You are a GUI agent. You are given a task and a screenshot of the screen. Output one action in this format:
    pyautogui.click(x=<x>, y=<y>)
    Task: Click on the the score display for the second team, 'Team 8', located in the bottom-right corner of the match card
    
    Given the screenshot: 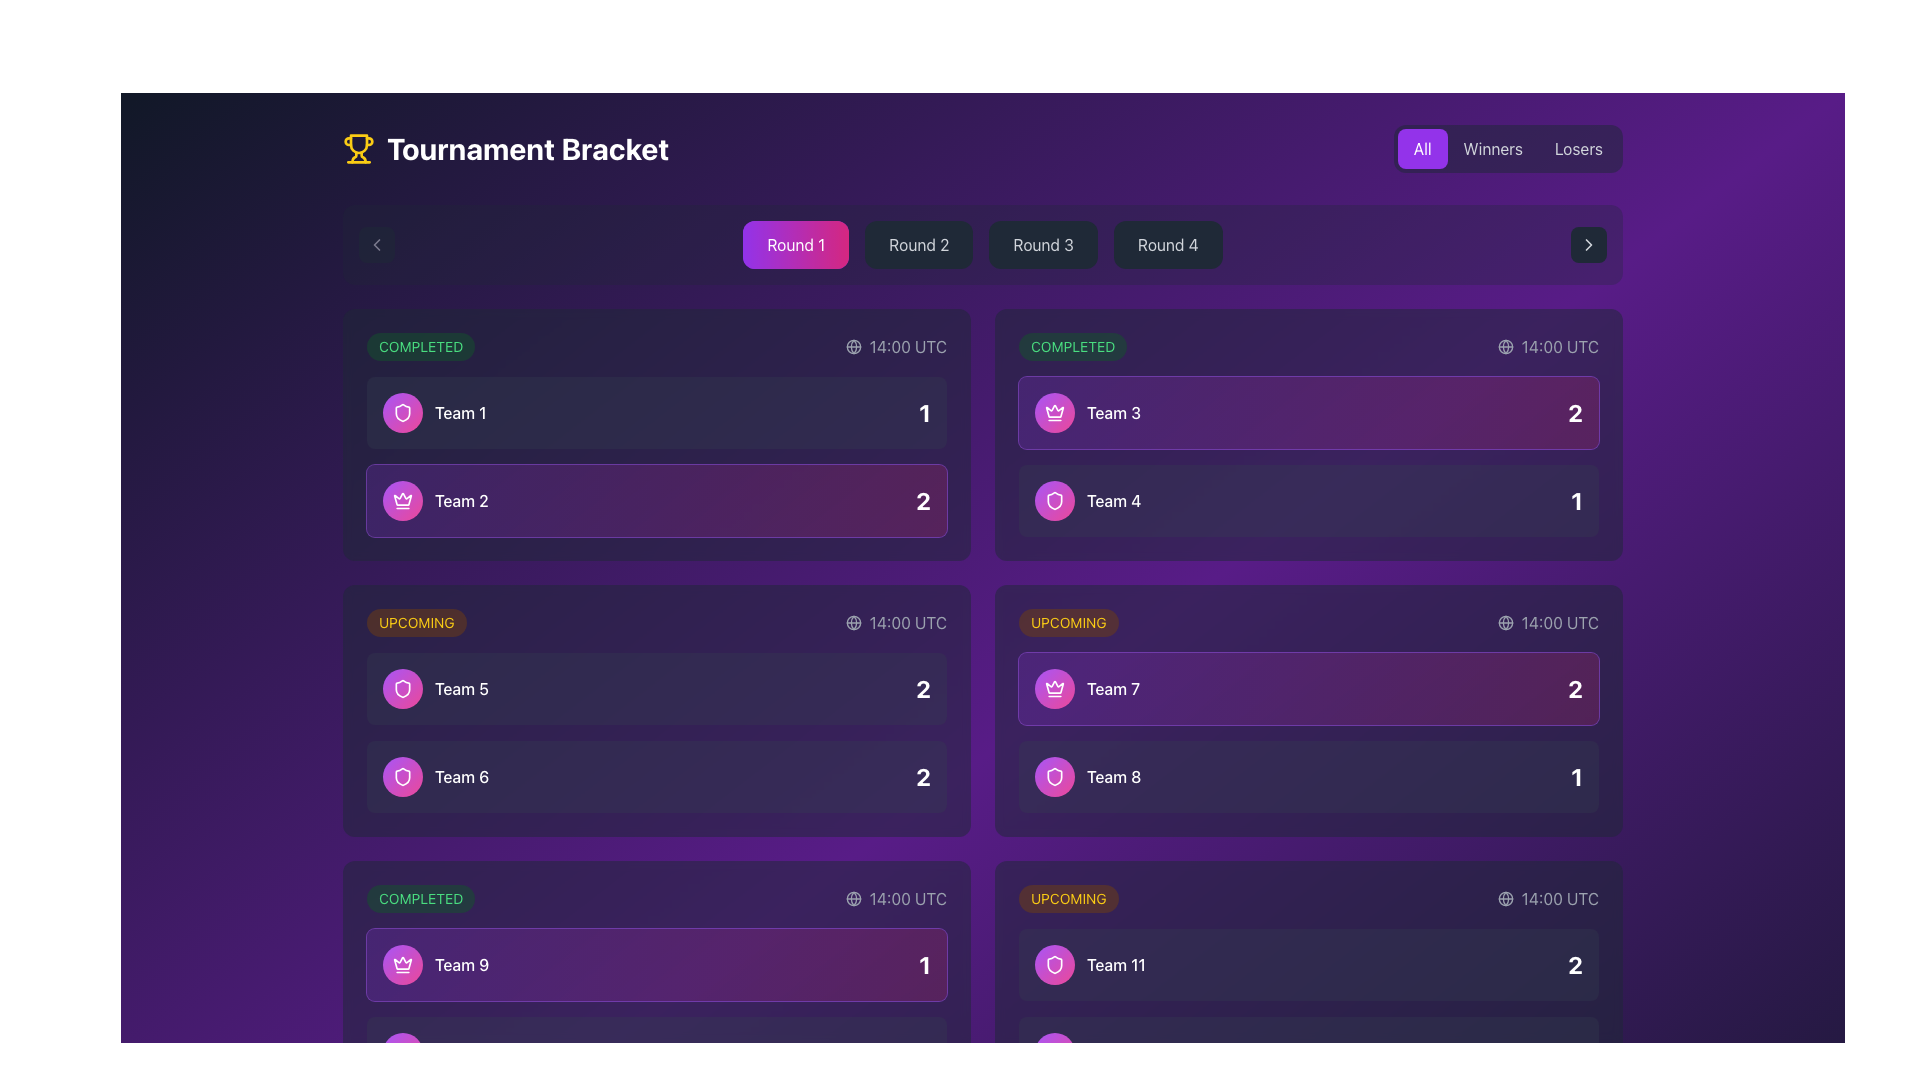 What is the action you would take?
    pyautogui.click(x=1576, y=775)
    